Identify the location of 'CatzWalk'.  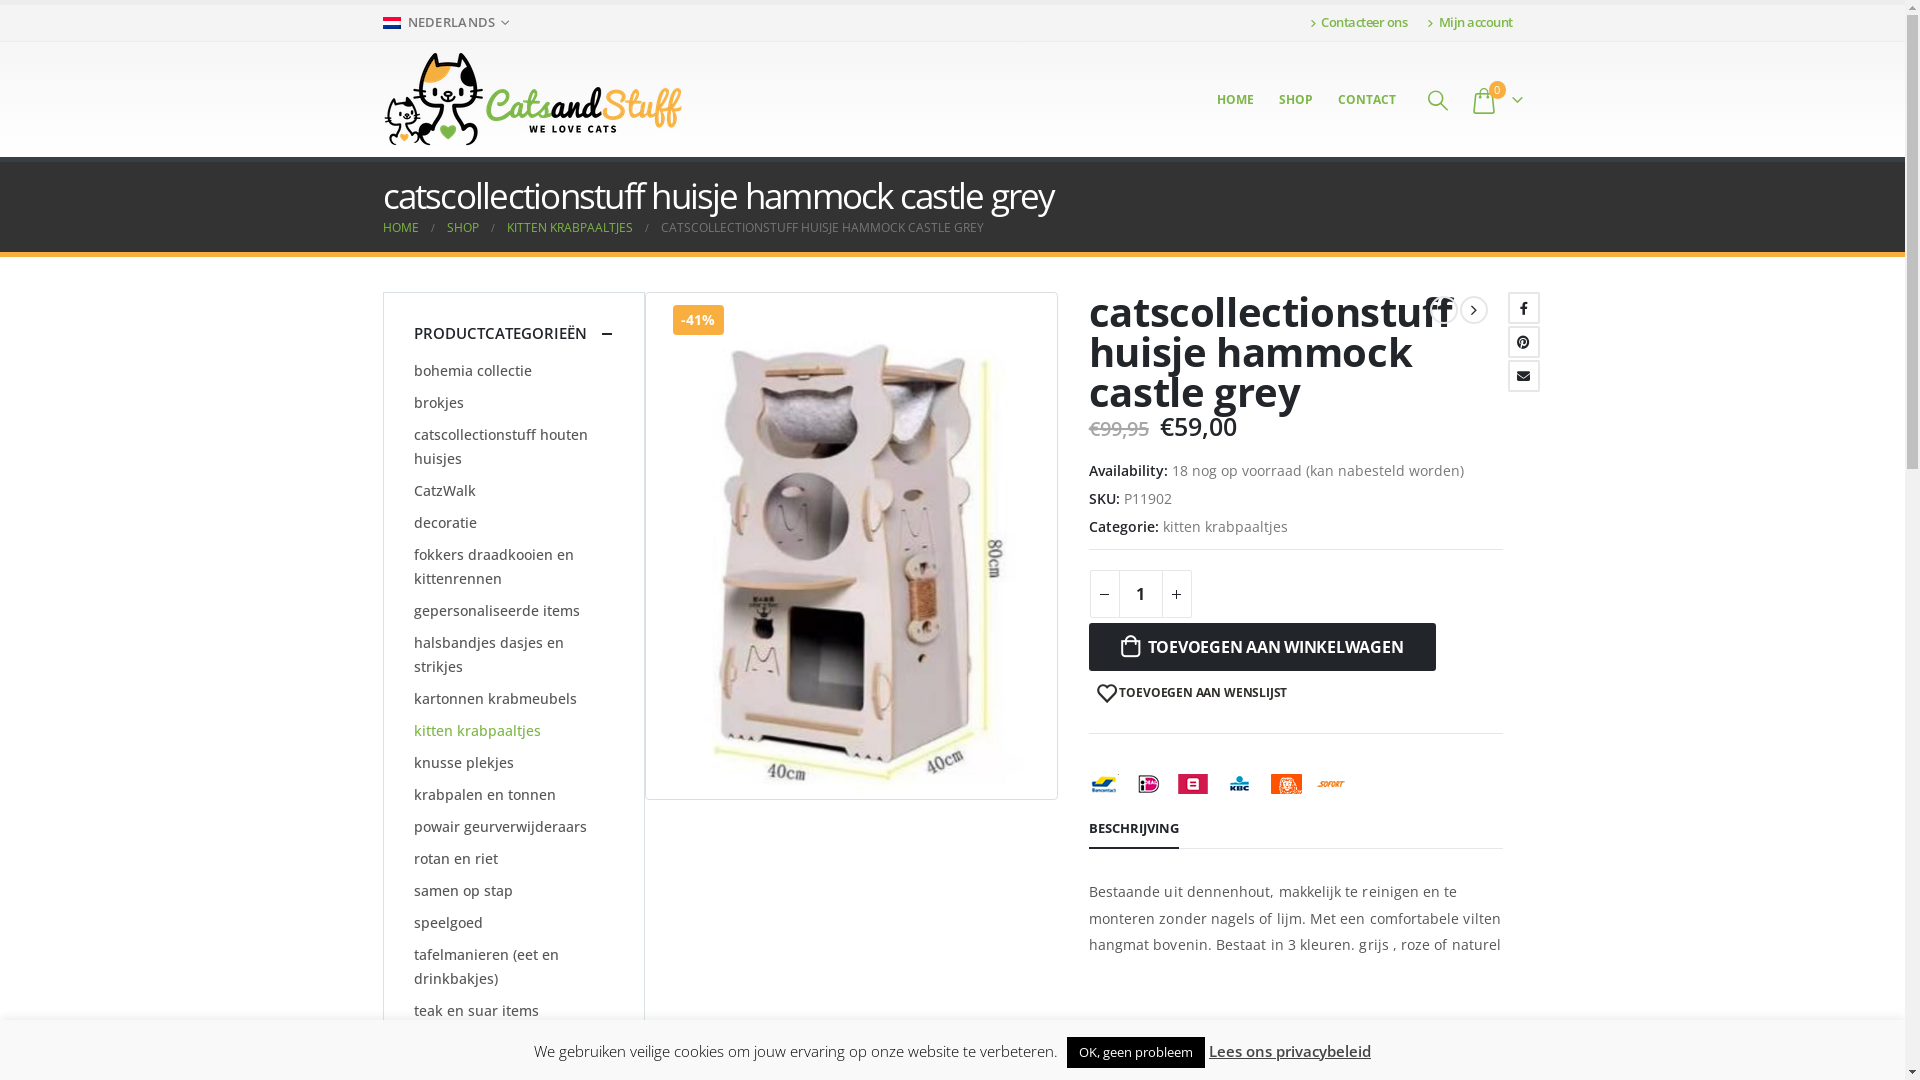
(412, 490).